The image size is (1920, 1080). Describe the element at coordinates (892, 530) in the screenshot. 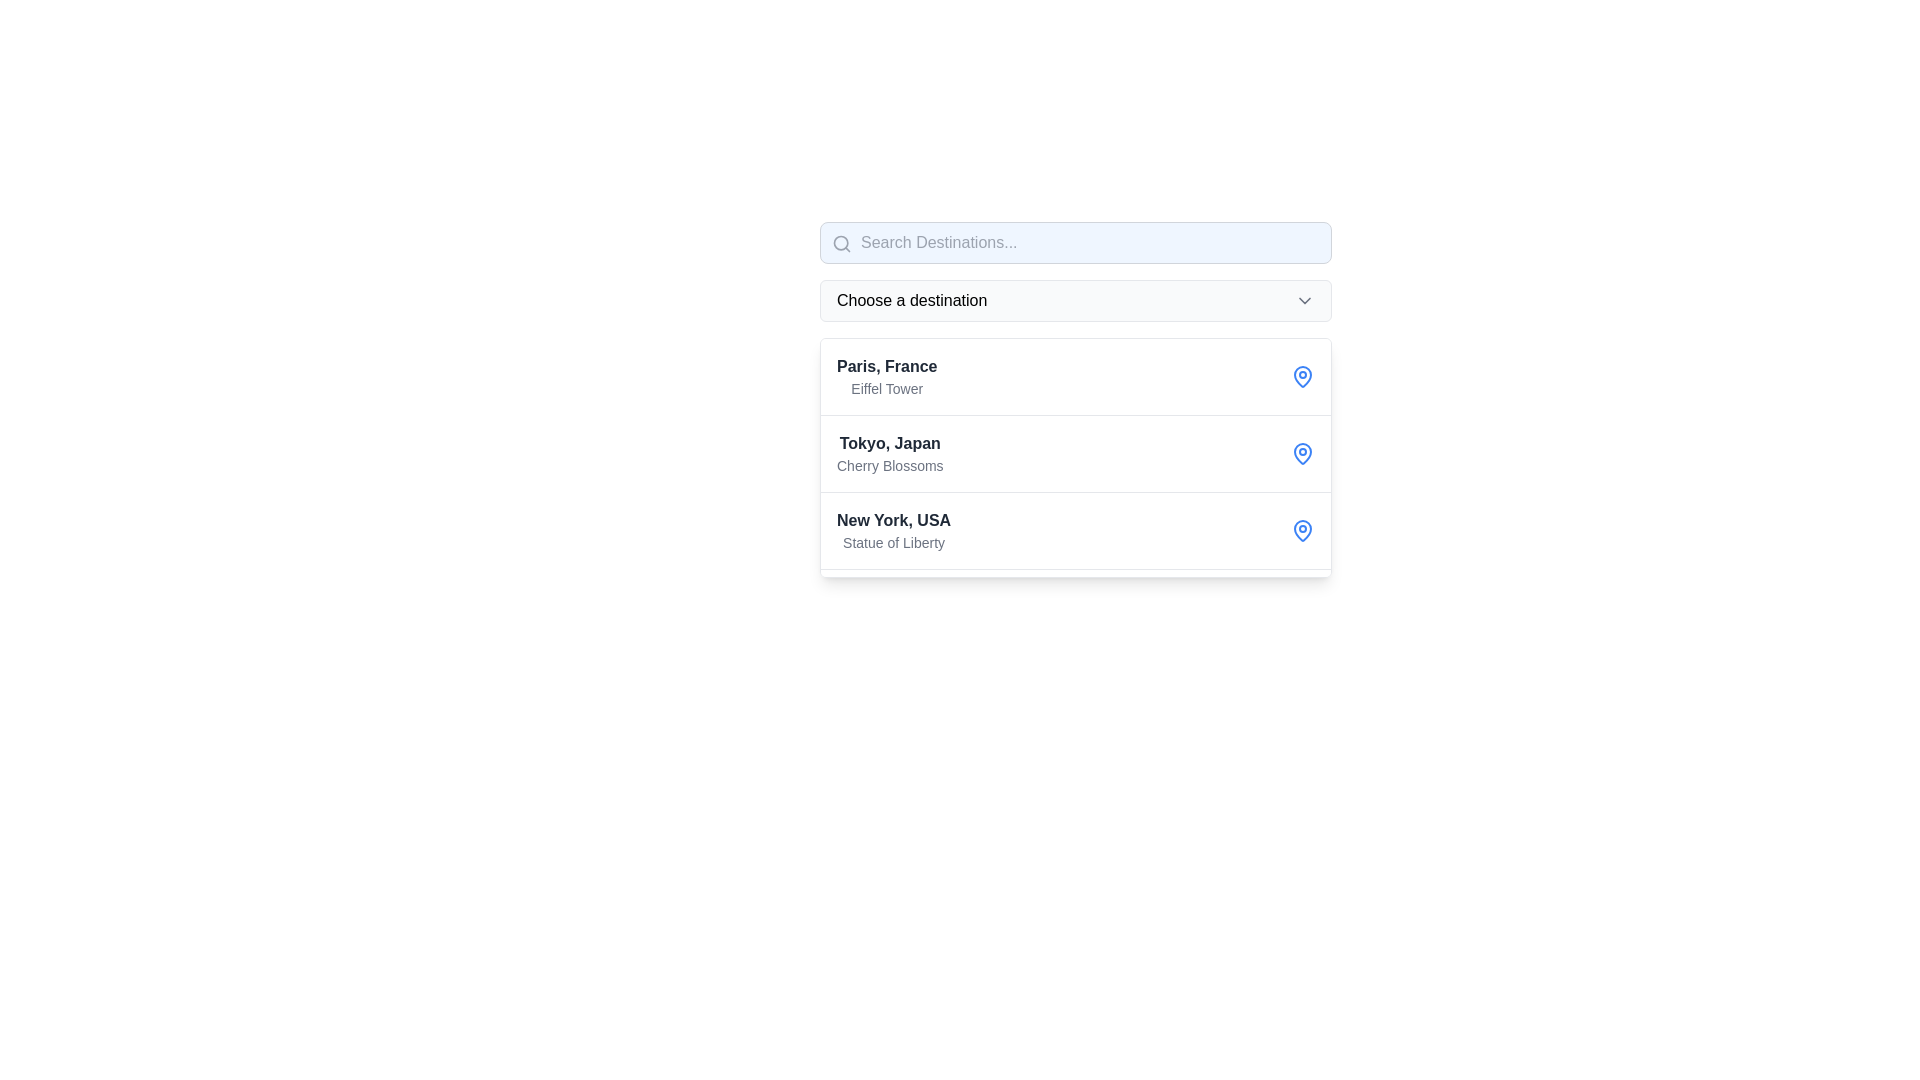

I see `on the list item that displays 'New York, USA' in bold text and 'Statue of Liberty' as a subtitle, confirming the selection` at that location.